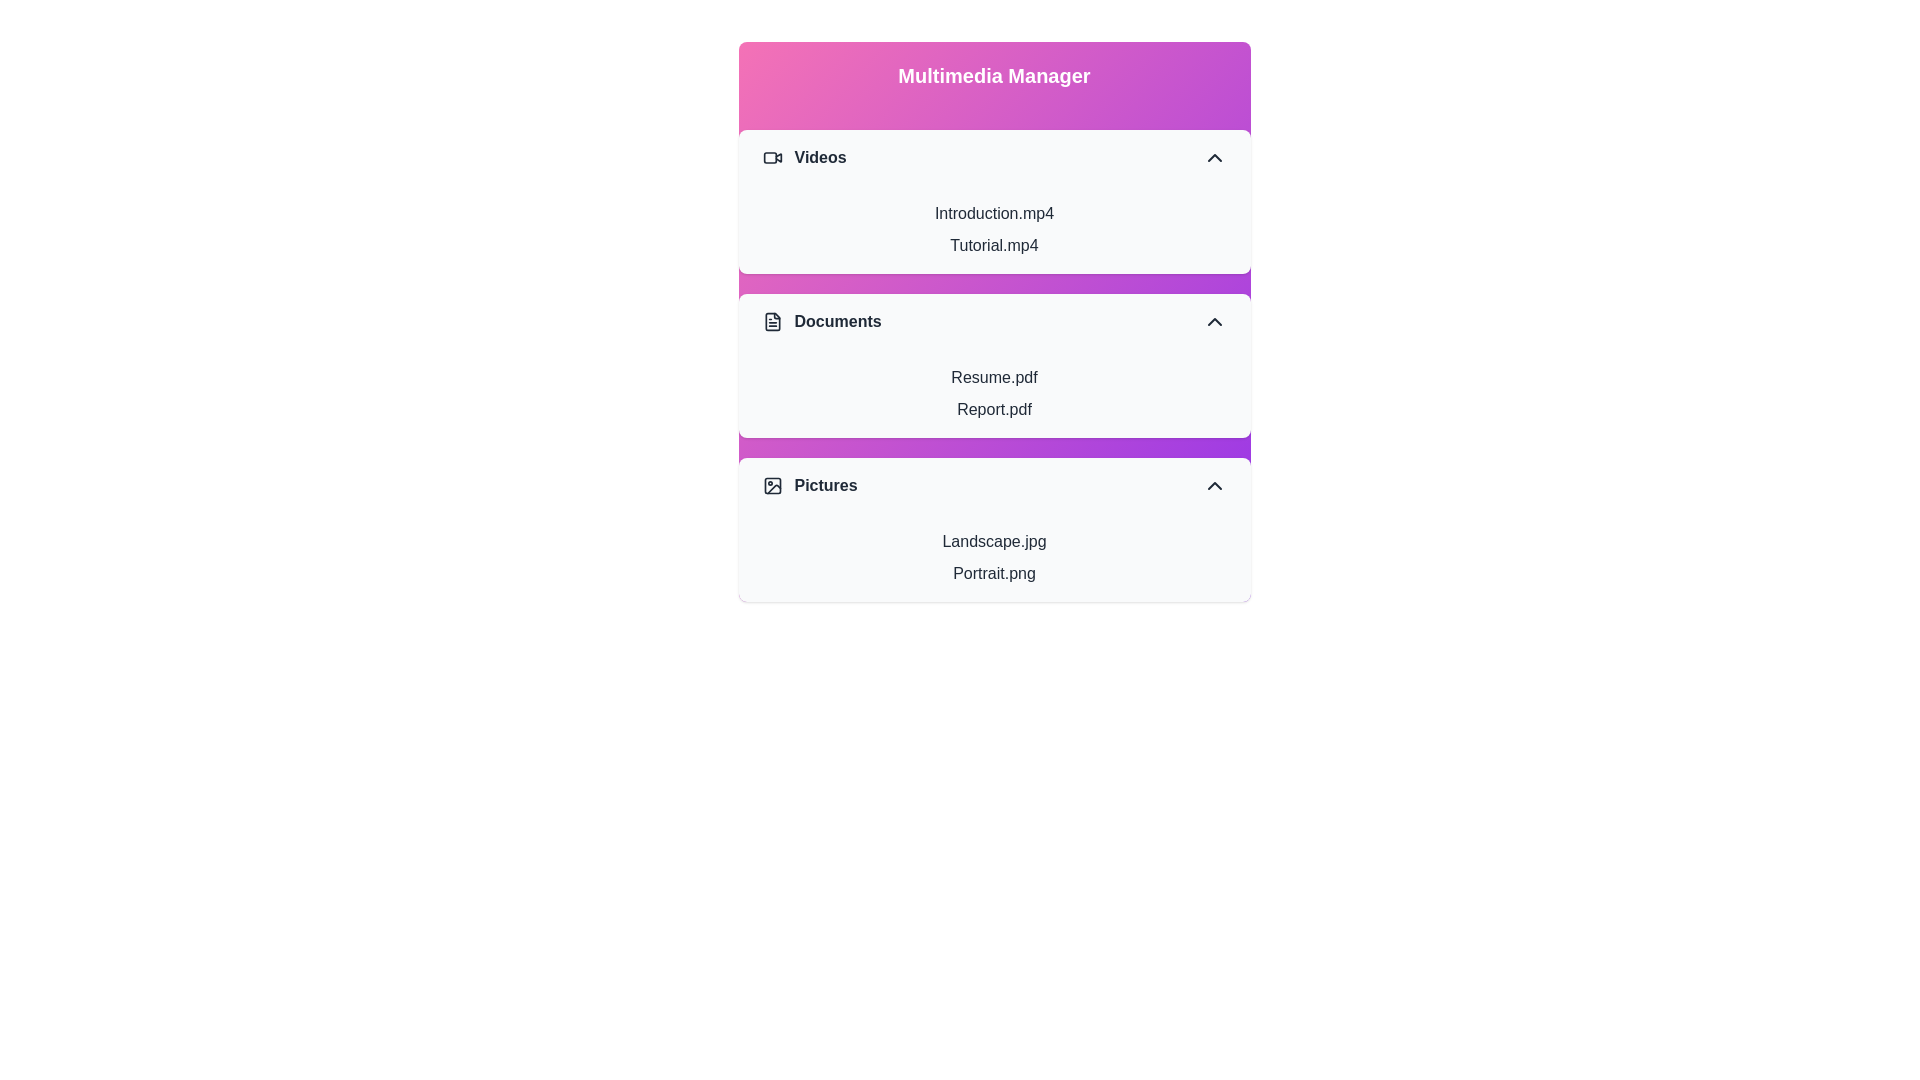 This screenshot has width=1920, height=1080. I want to click on the item Landscape.jpg within the section Pictures, so click(994, 542).